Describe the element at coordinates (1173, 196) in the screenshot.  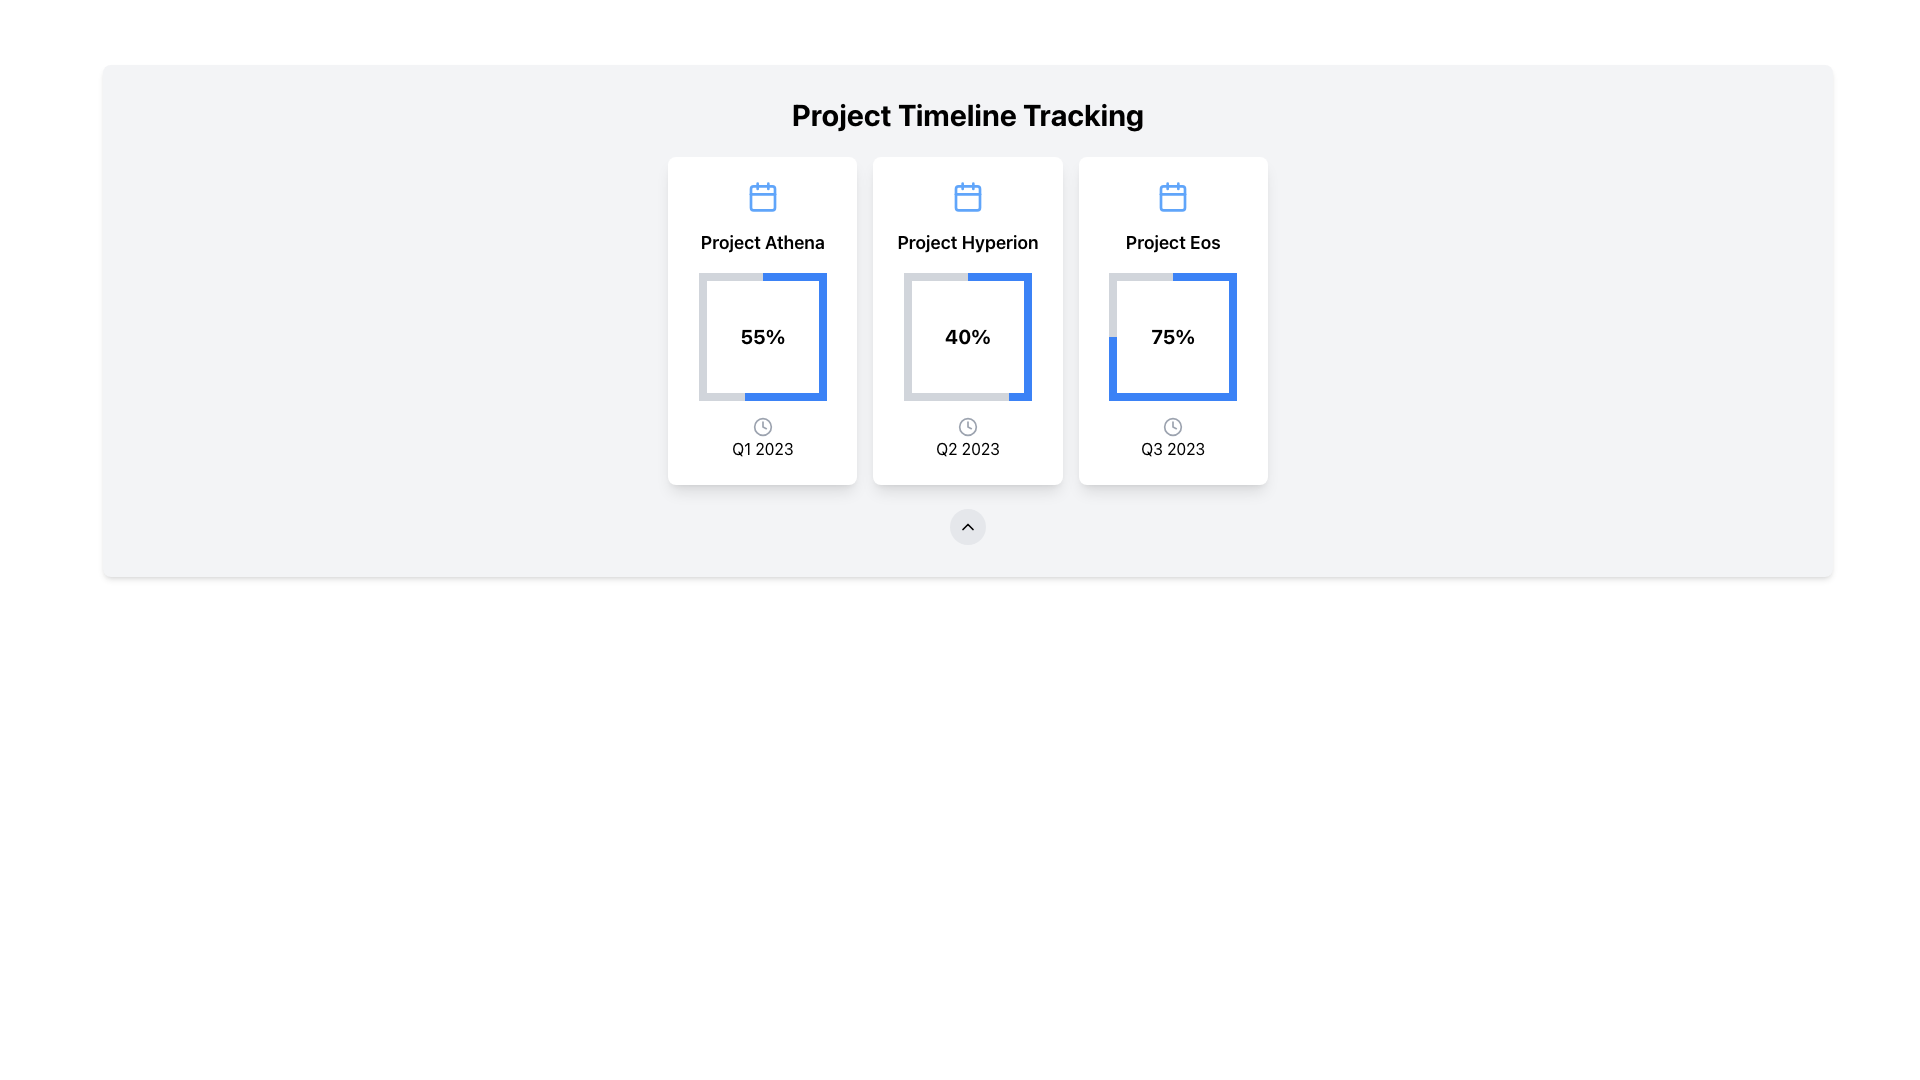
I see `the calendar icon located at the top of the 'Project Eos' card, which is in the rightmost column of a three-column layout` at that location.